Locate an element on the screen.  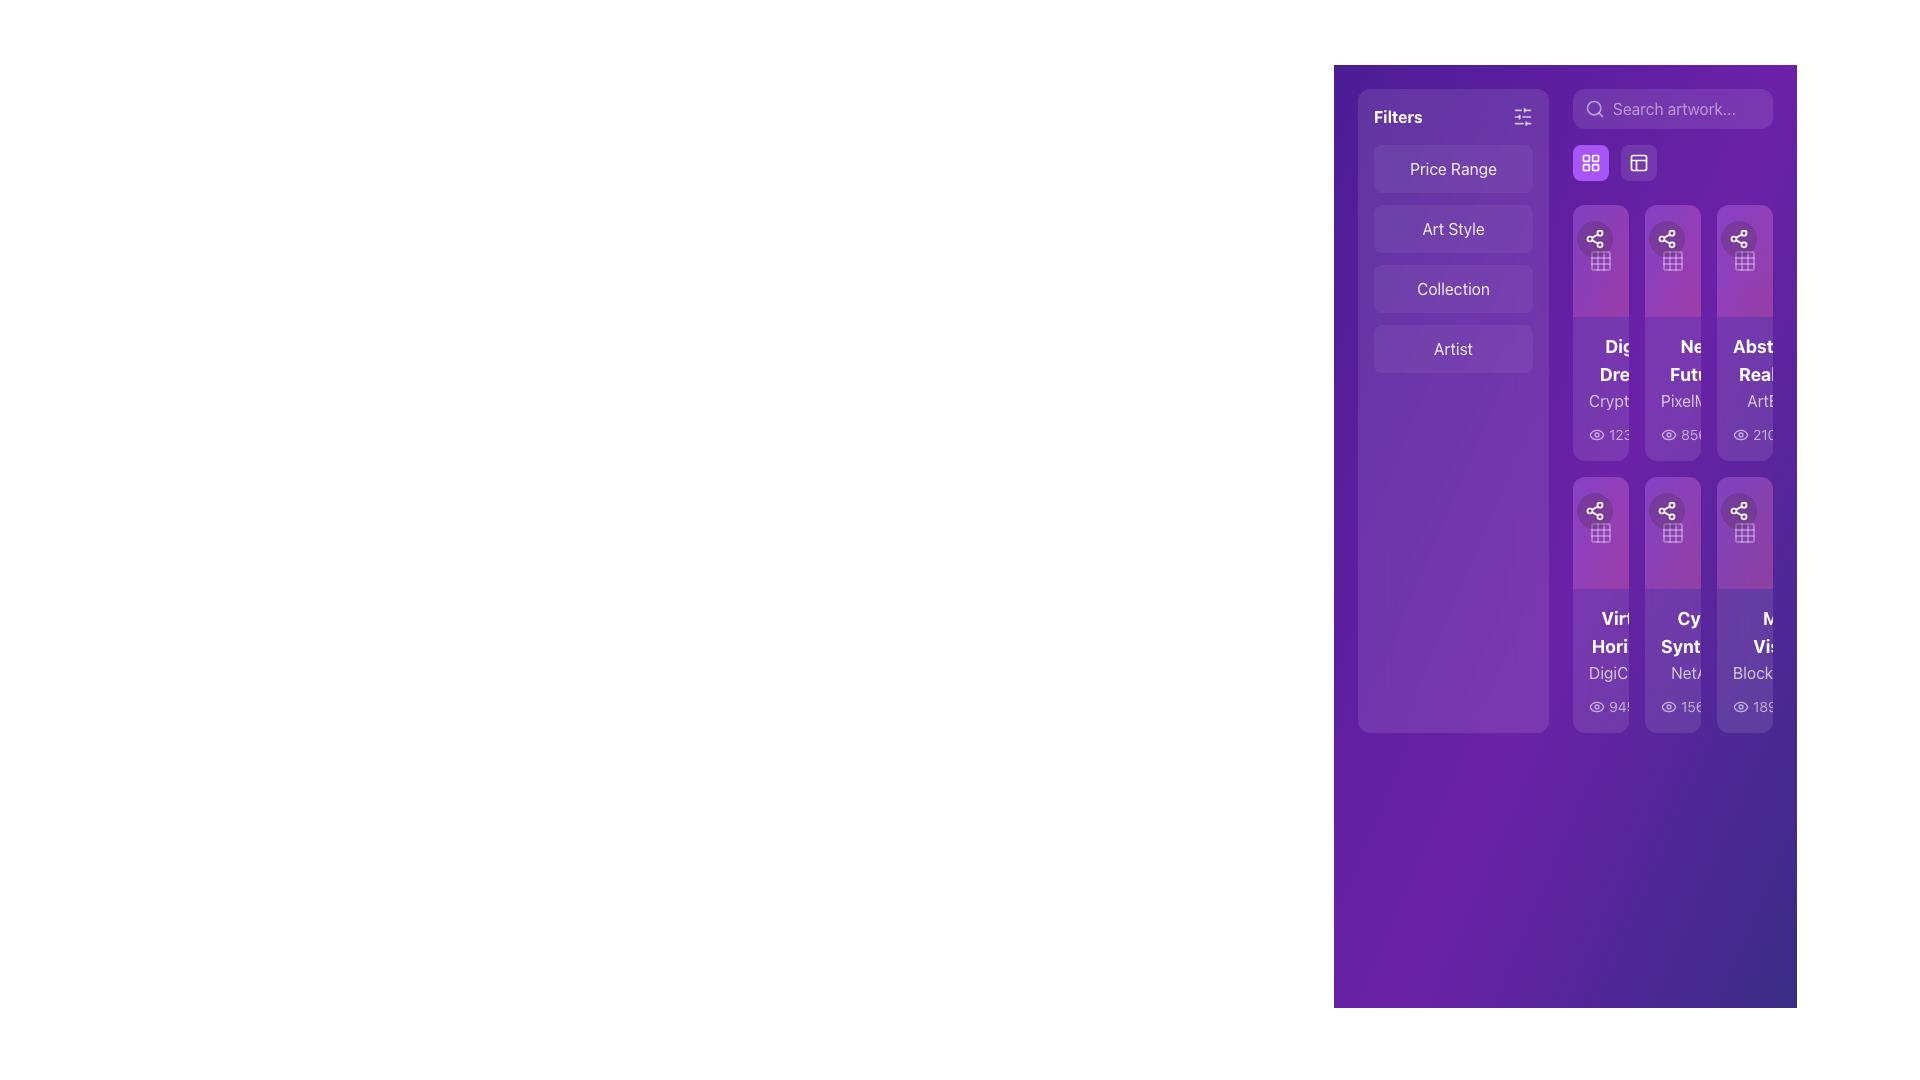
the leftmost button with a solid purple background and a grid icon is located at coordinates (1614, 161).